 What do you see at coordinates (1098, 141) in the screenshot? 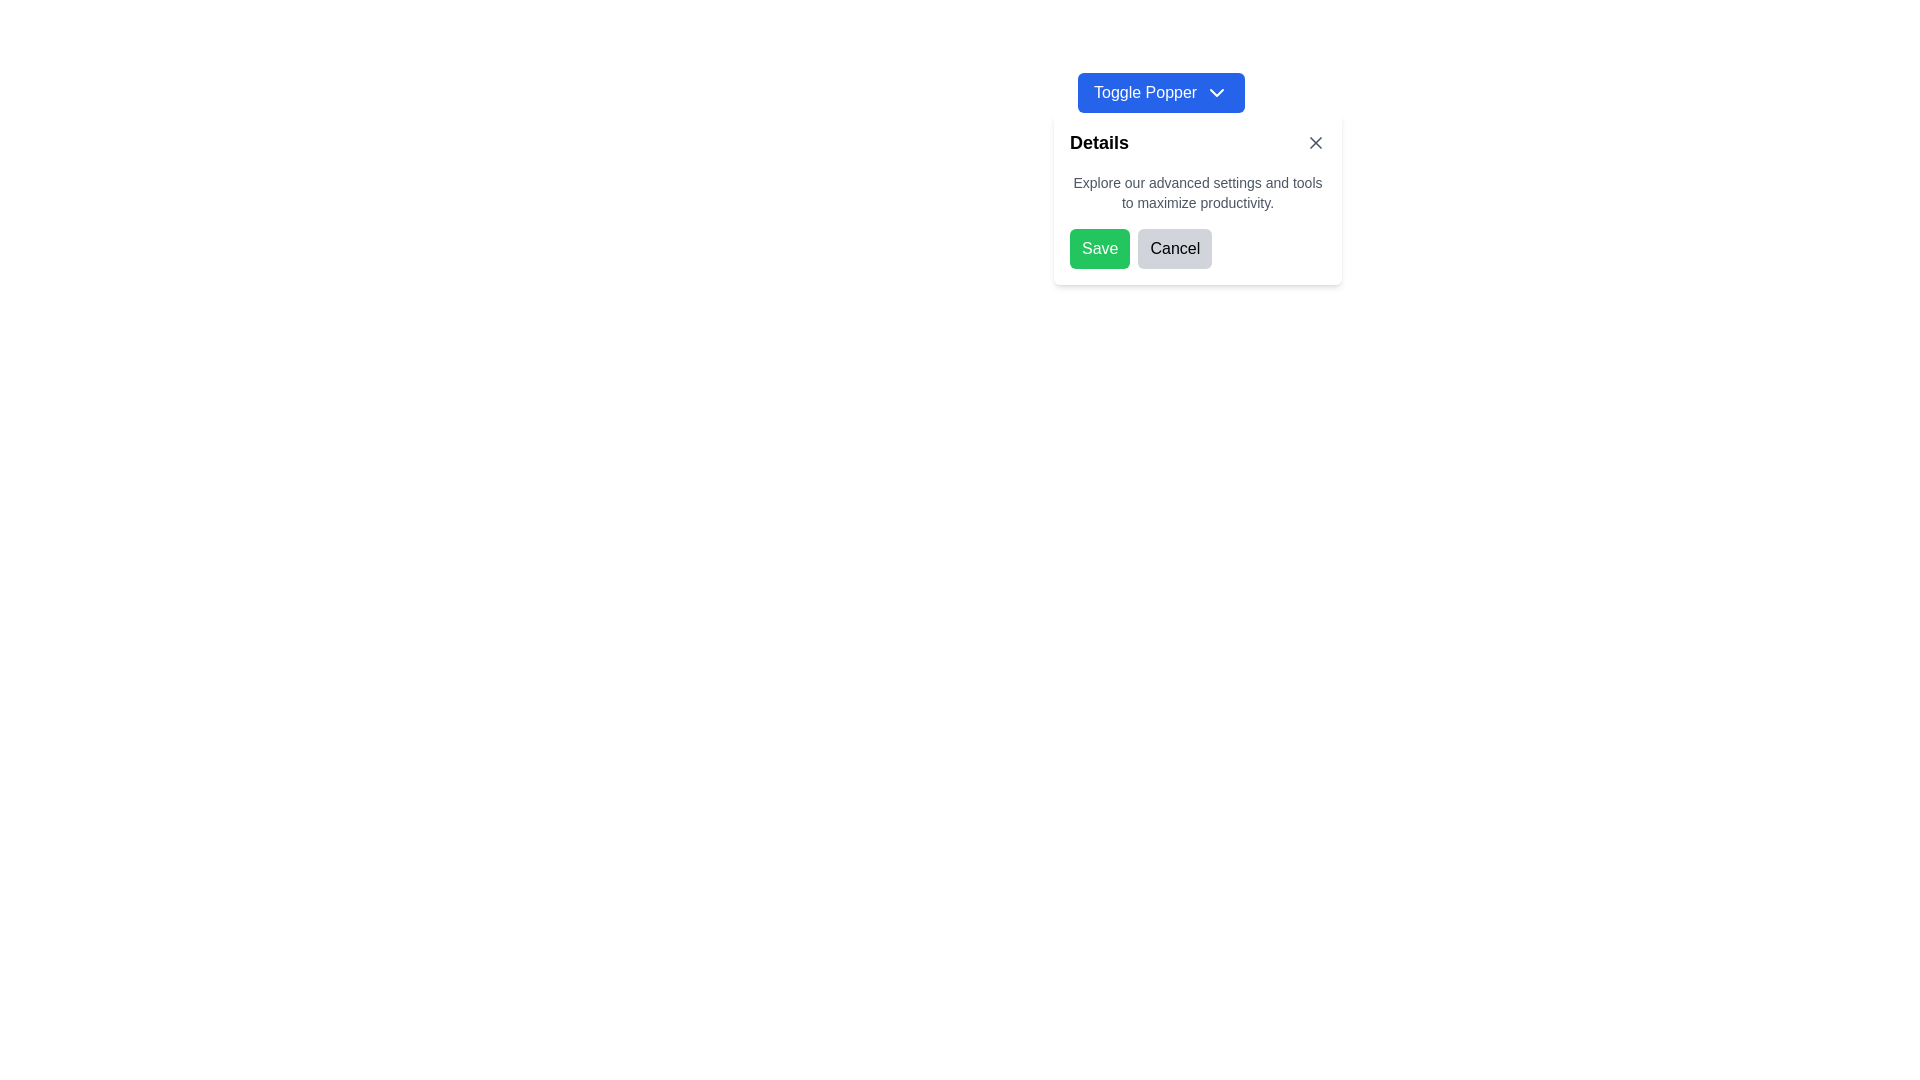
I see `the static text label that introduces the content section, located at the top section of the content panel, to the left of the close button` at bounding box center [1098, 141].